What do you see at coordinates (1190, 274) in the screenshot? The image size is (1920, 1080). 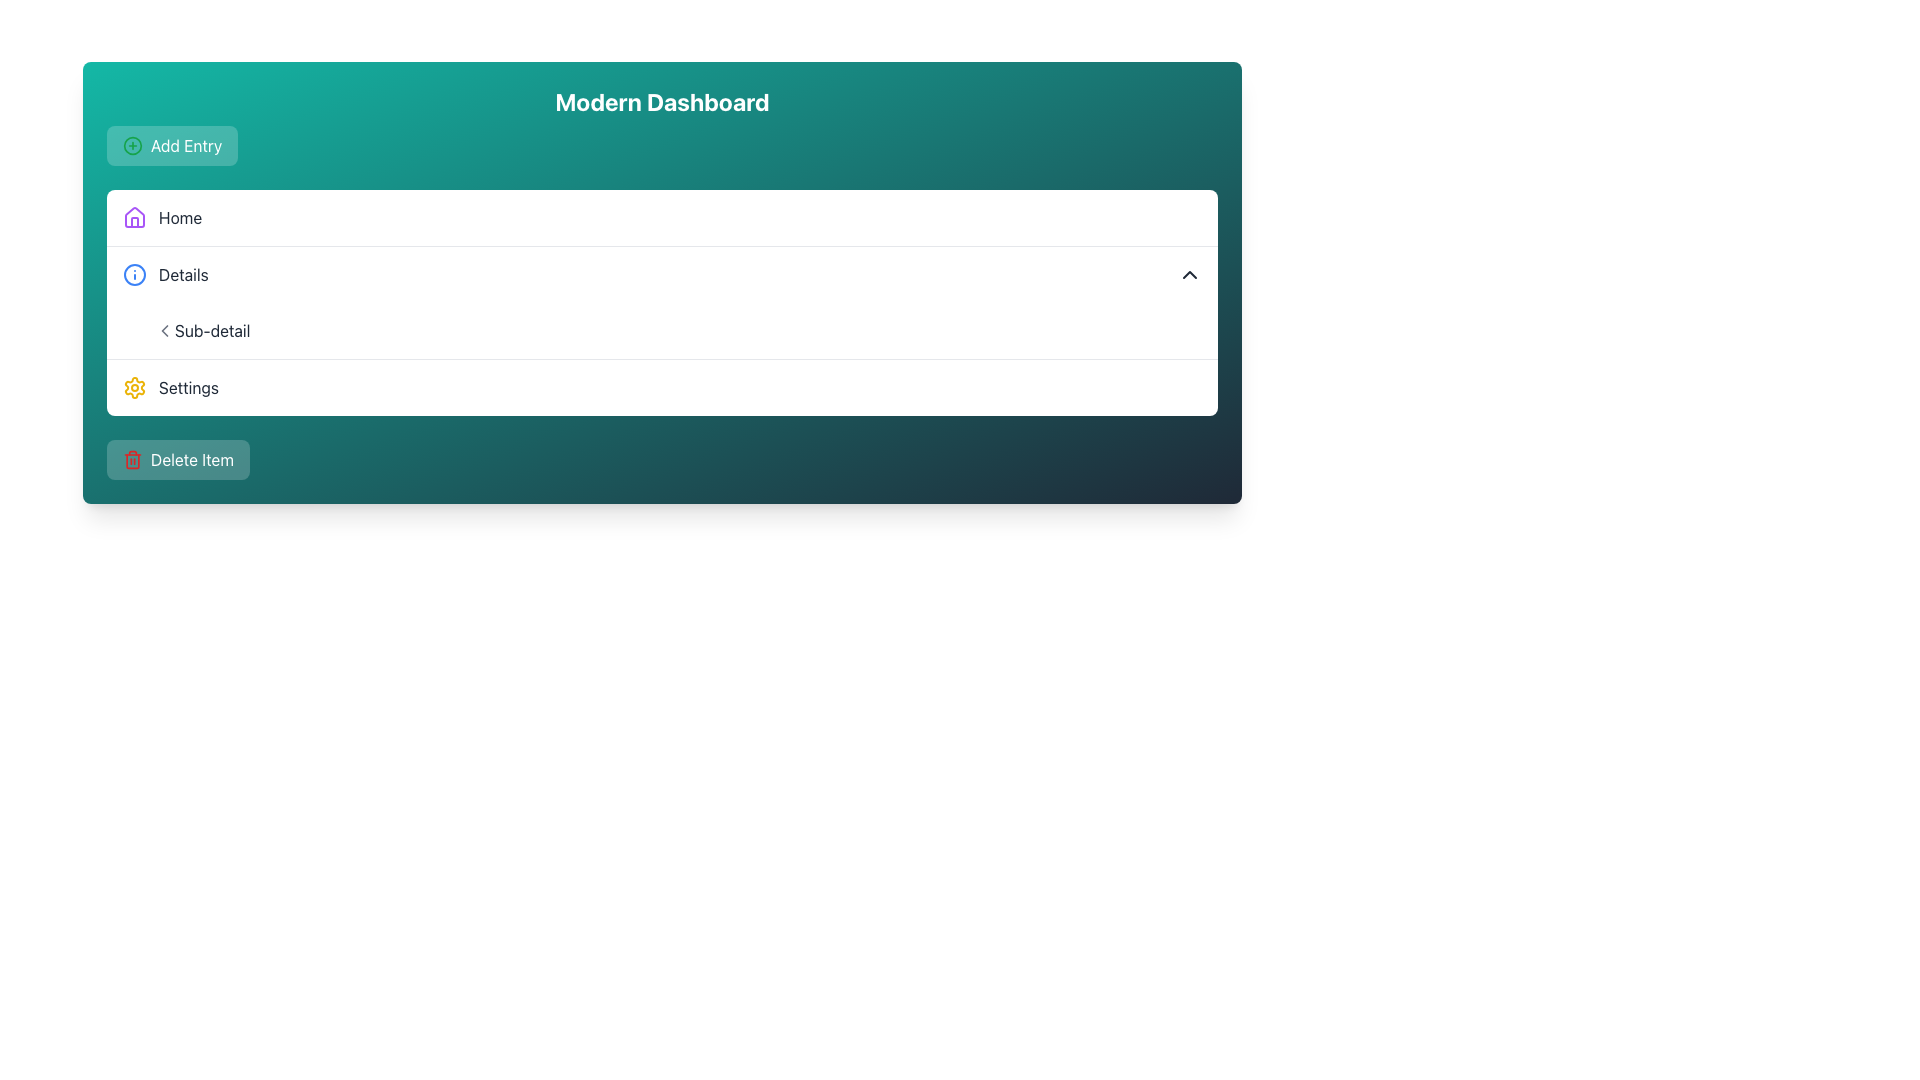 I see `the chevron icon located immediately to the right of the 'Details' row` at bounding box center [1190, 274].